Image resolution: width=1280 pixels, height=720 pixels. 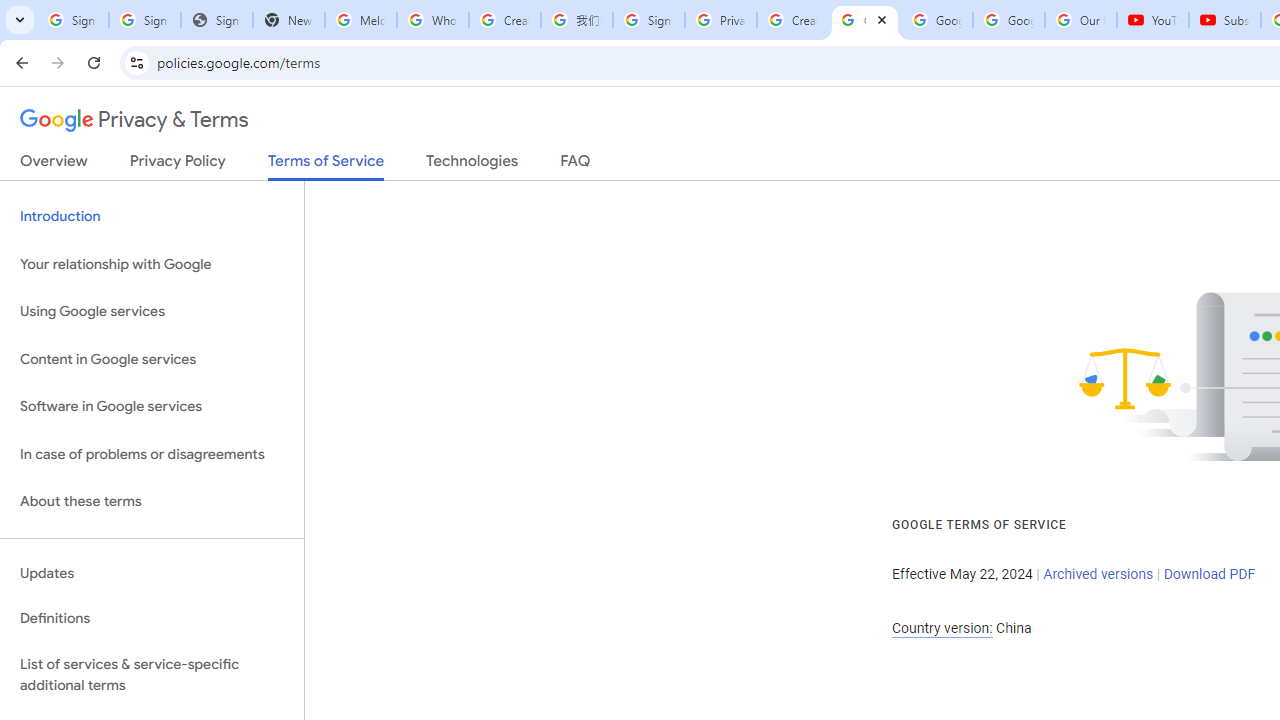 What do you see at coordinates (151, 263) in the screenshot?
I see `'Your relationship with Google'` at bounding box center [151, 263].